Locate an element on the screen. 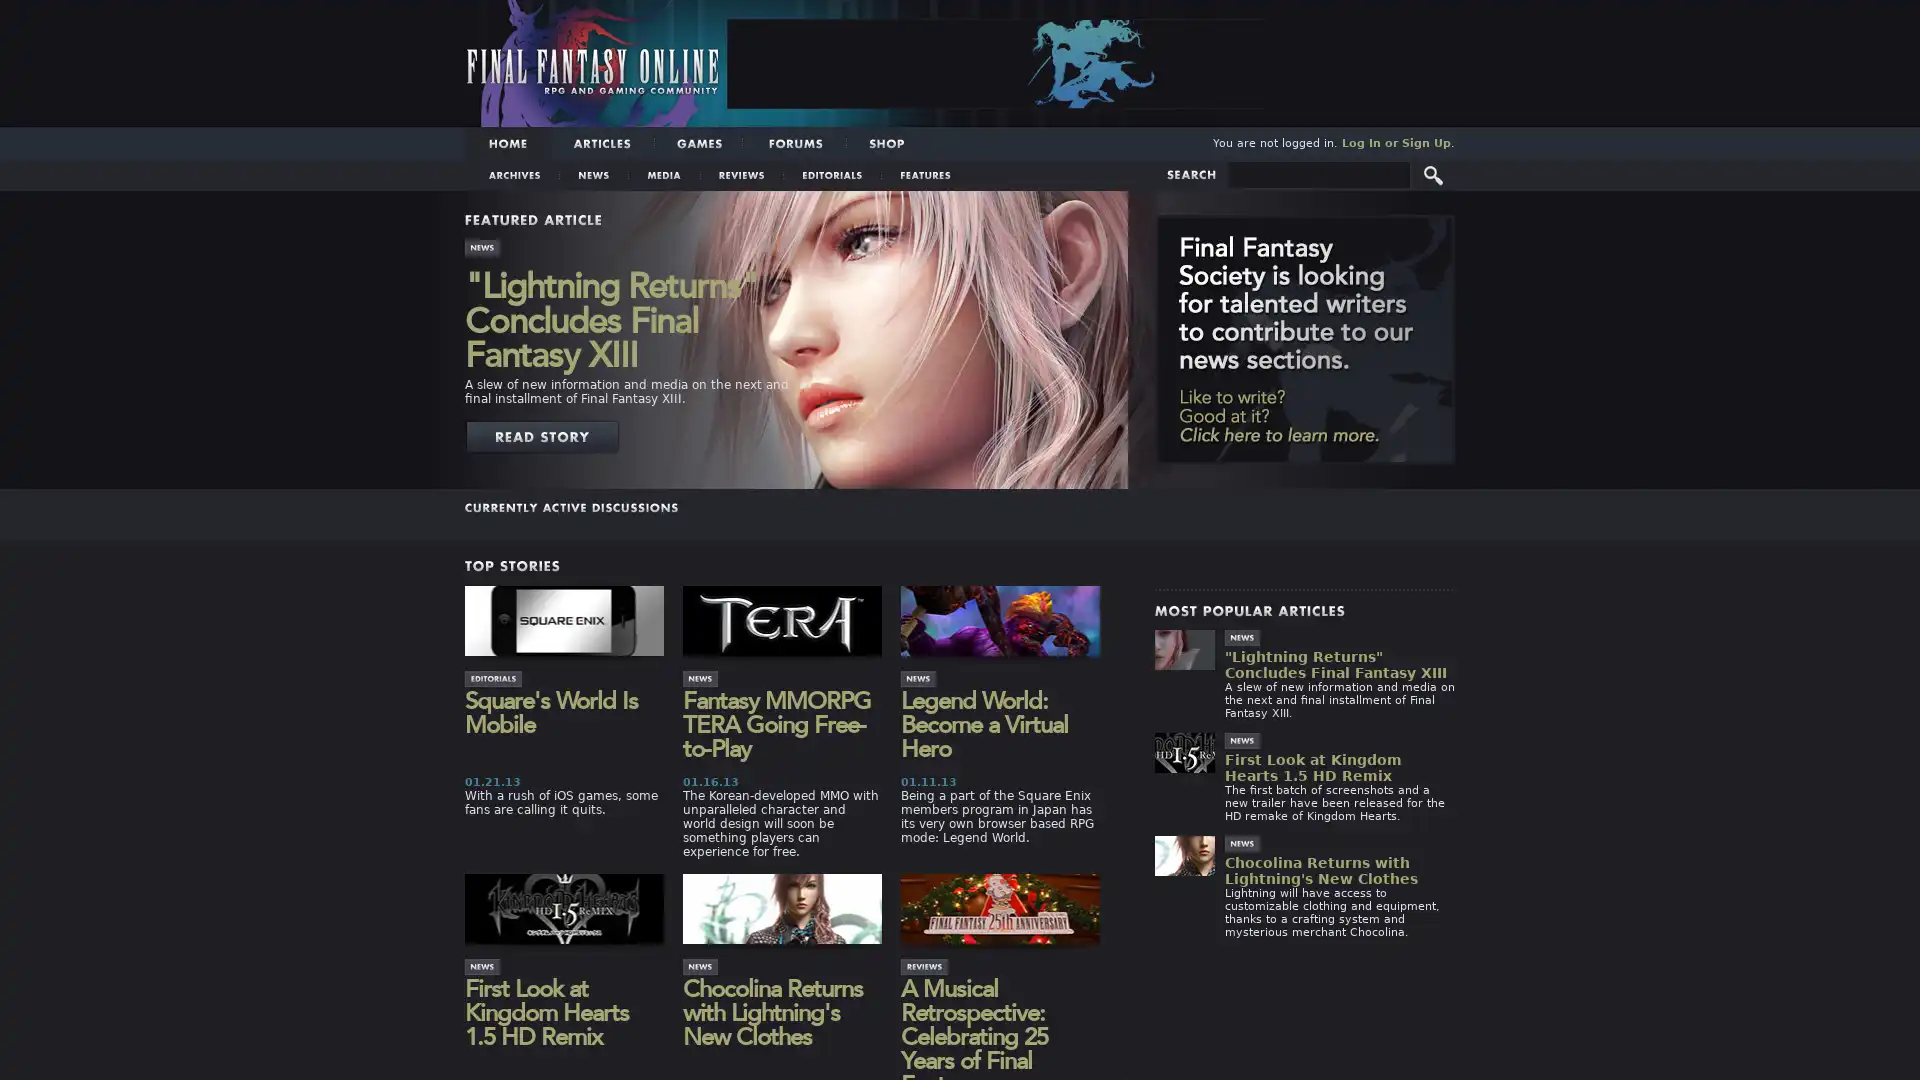 Image resolution: width=1920 pixels, height=1080 pixels. Submit is located at coordinates (1432, 173).